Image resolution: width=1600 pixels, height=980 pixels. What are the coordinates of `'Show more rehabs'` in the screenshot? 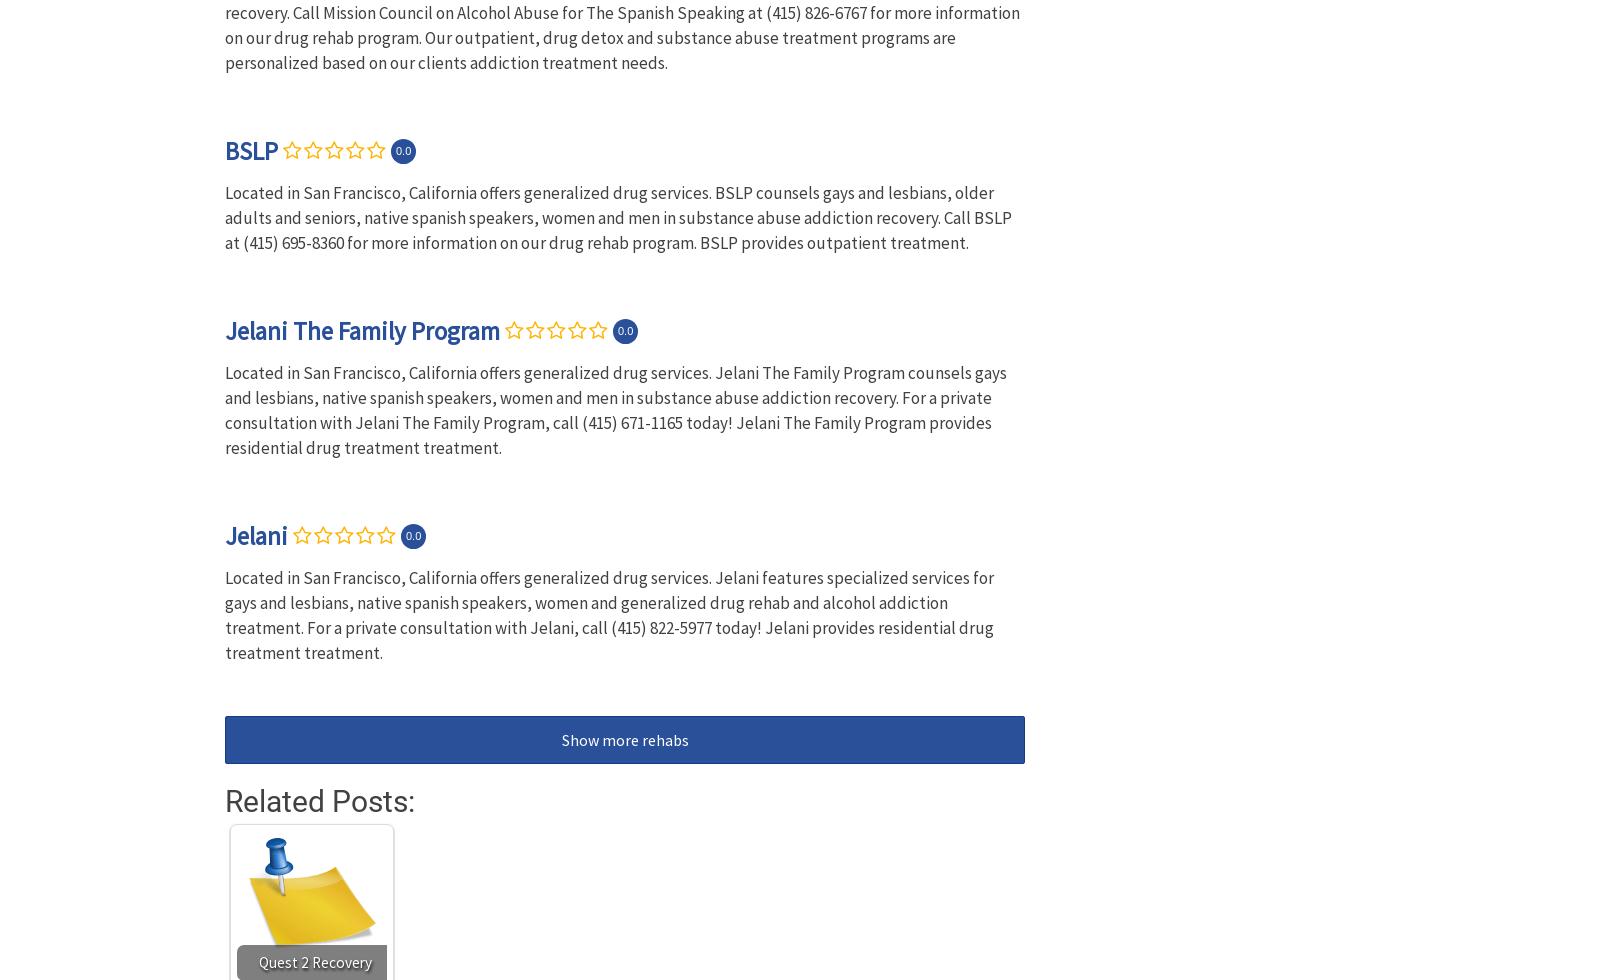 It's located at (624, 739).